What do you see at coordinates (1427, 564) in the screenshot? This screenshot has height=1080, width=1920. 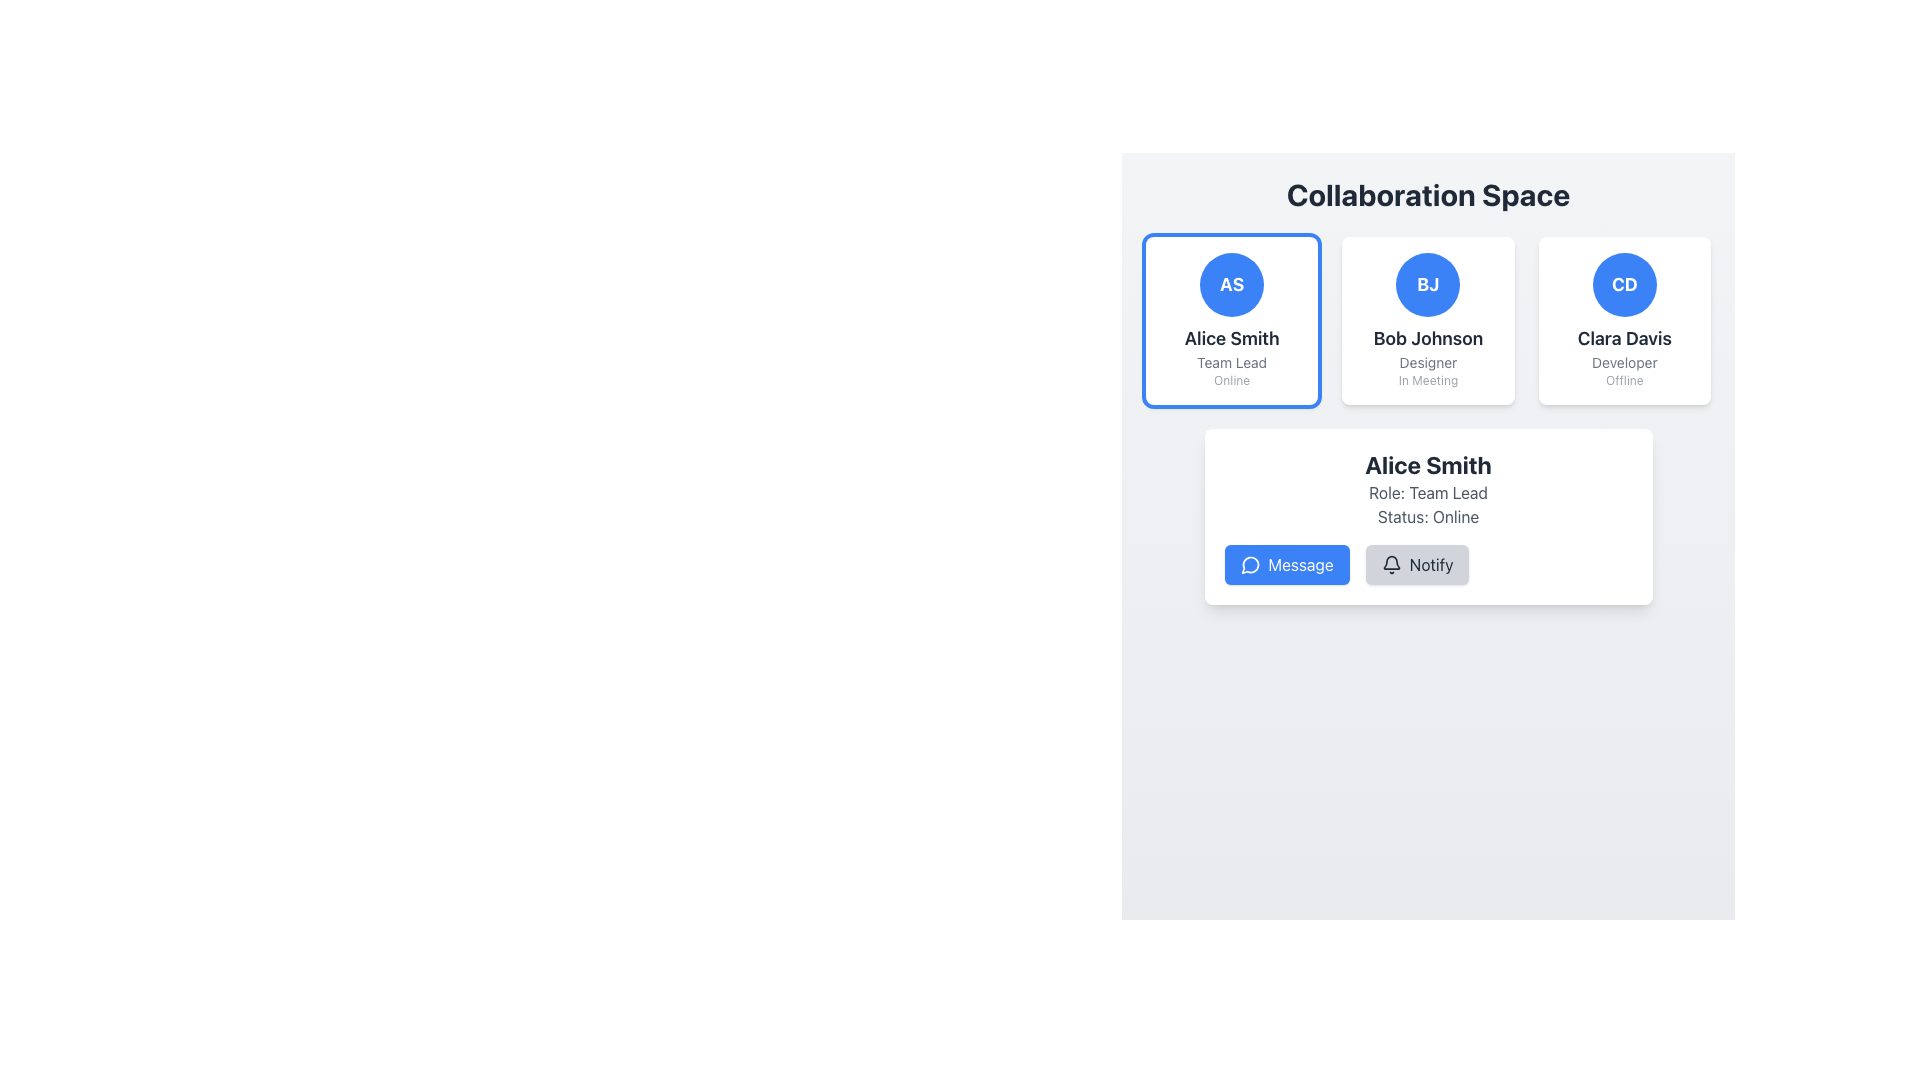 I see `the 'Notify' button, which is part of a horizontal group of buttons at the bottom section of the card displaying information about 'Alice Smith'` at bounding box center [1427, 564].